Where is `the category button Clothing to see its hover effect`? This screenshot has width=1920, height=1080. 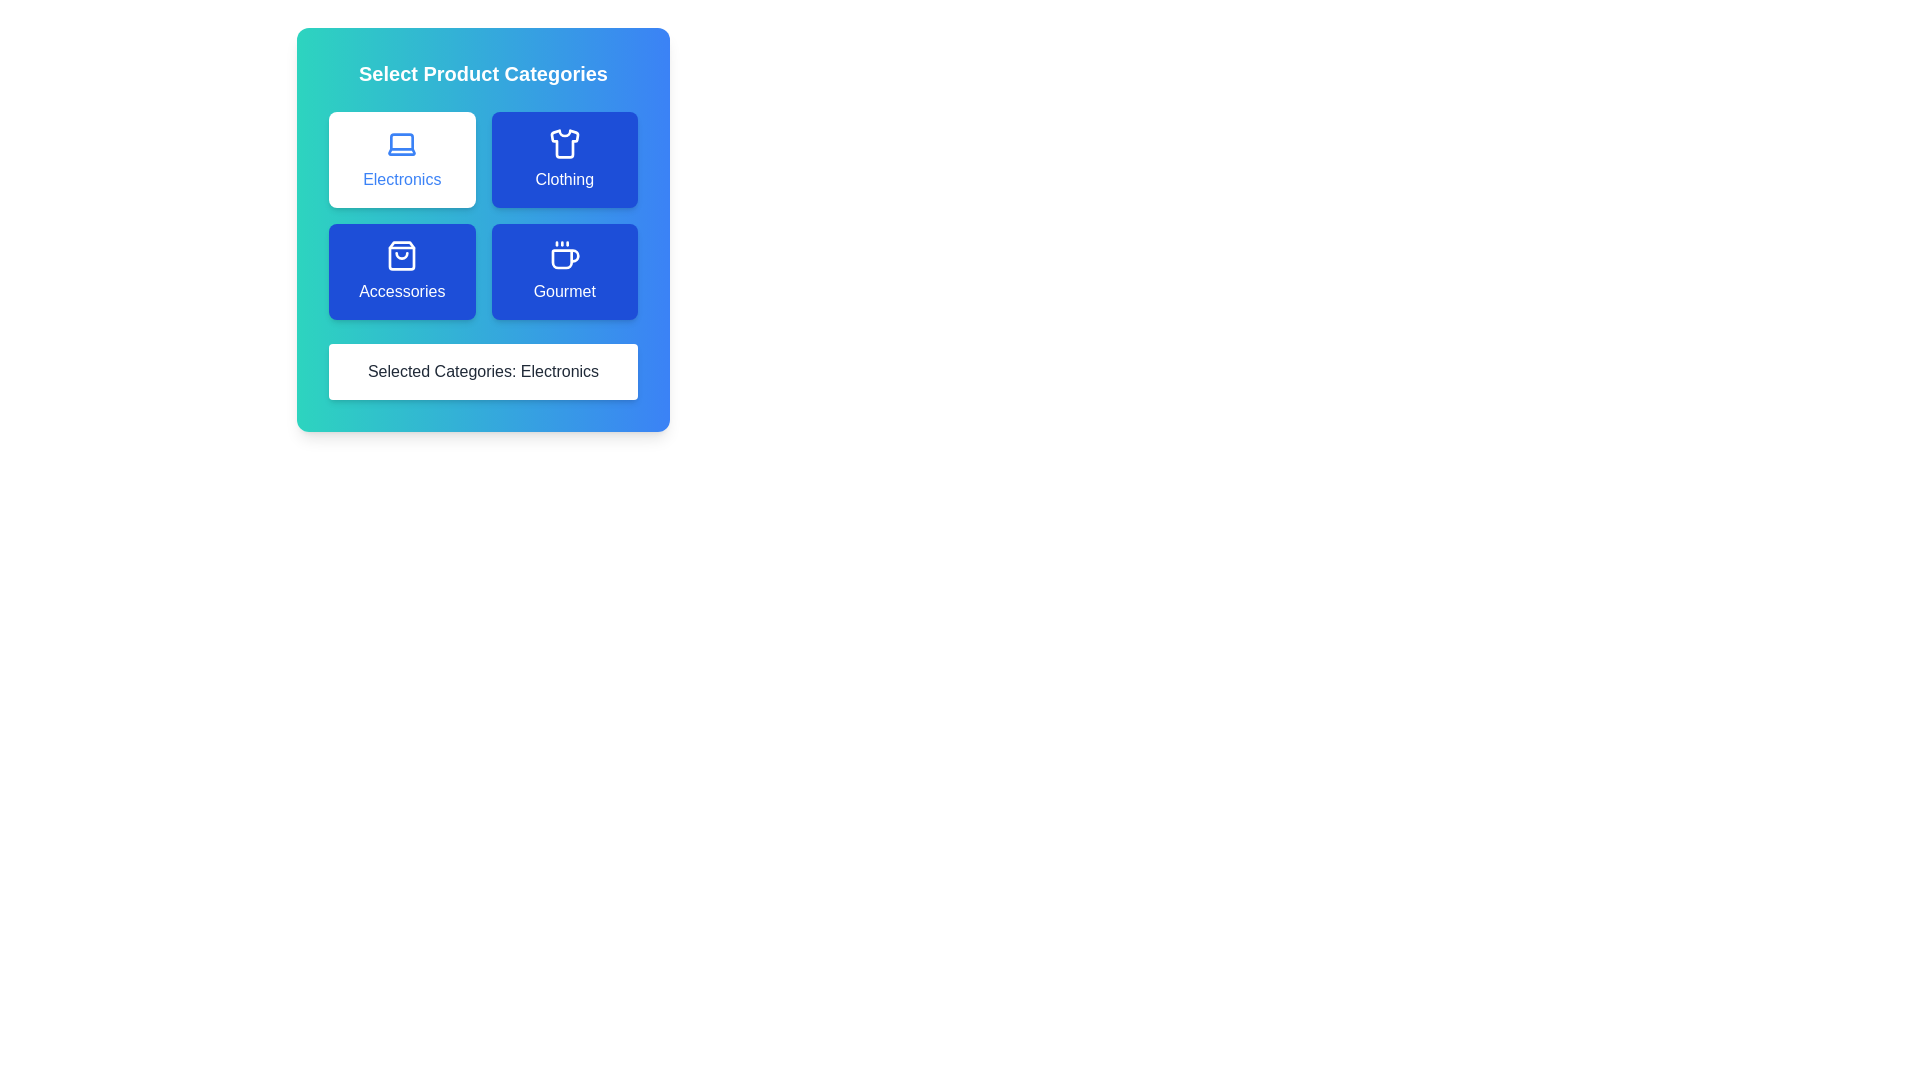
the category button Clothing to see its hover effect is located at coordinates (563, 158).